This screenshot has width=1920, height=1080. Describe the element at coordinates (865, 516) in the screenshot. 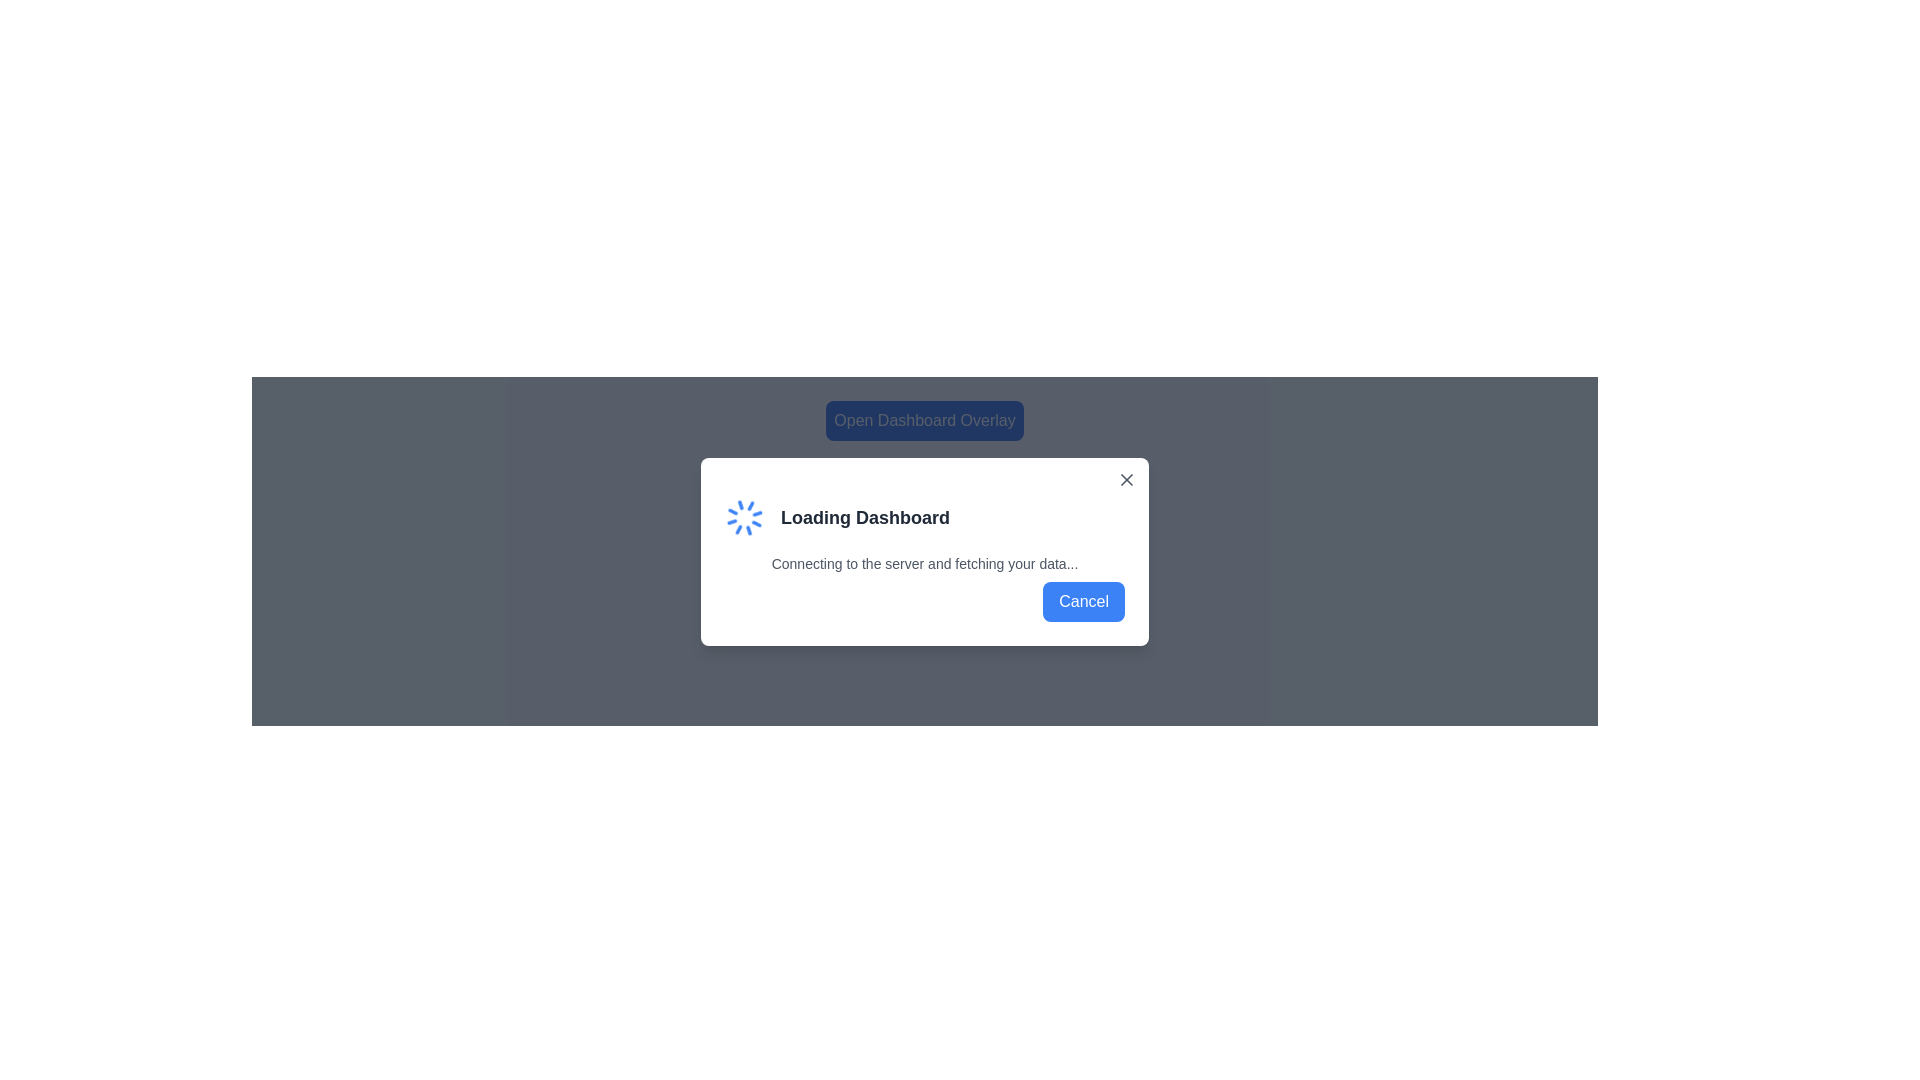

I see `the 'Loading Dashboard' text label displayed in a modal dialog box, which is styled with a large, bold, dark gray font and is positioned near the center of the dialog` at that location.